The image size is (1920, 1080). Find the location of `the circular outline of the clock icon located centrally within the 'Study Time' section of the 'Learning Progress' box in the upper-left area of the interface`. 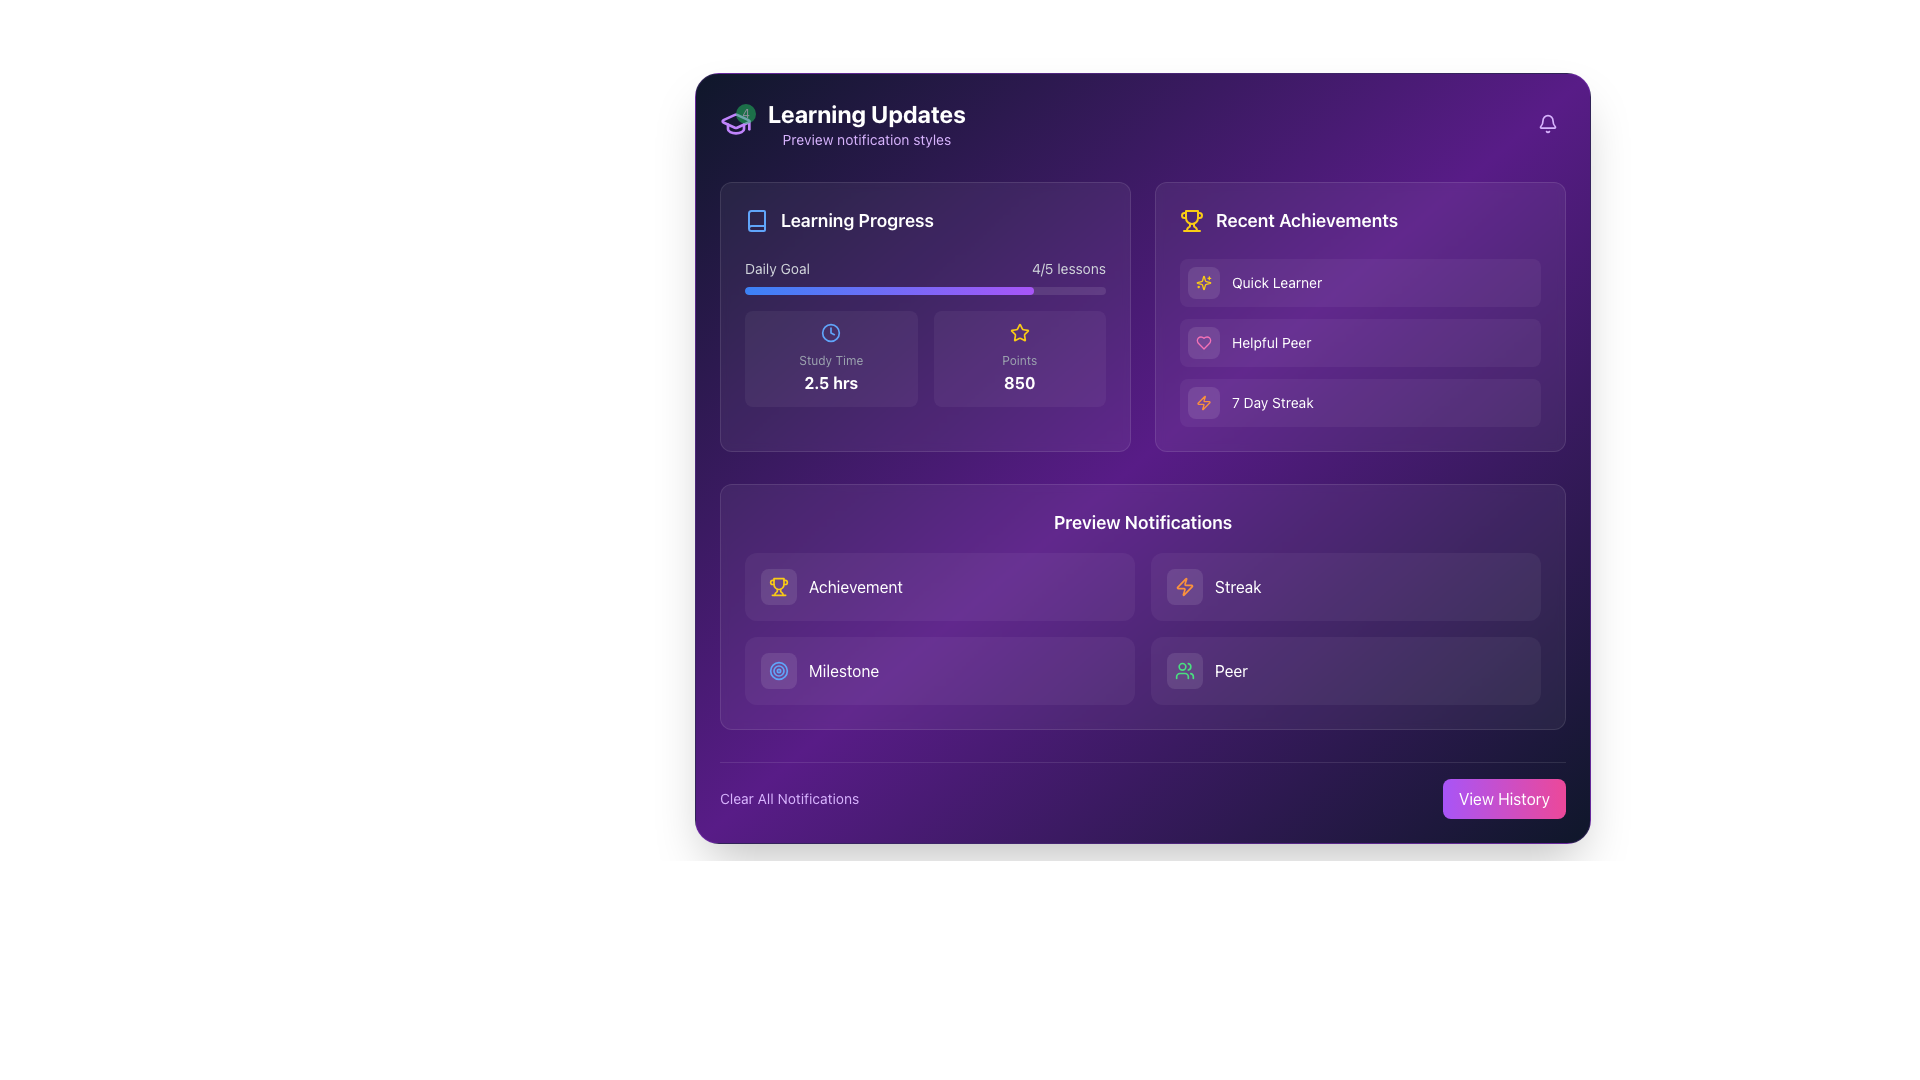

the circular outline of the clock icon located centrally within the 'Study Time' section of the 'Learning Progress' box in the upper-left area of the interface is located at coordinates (831, 331).